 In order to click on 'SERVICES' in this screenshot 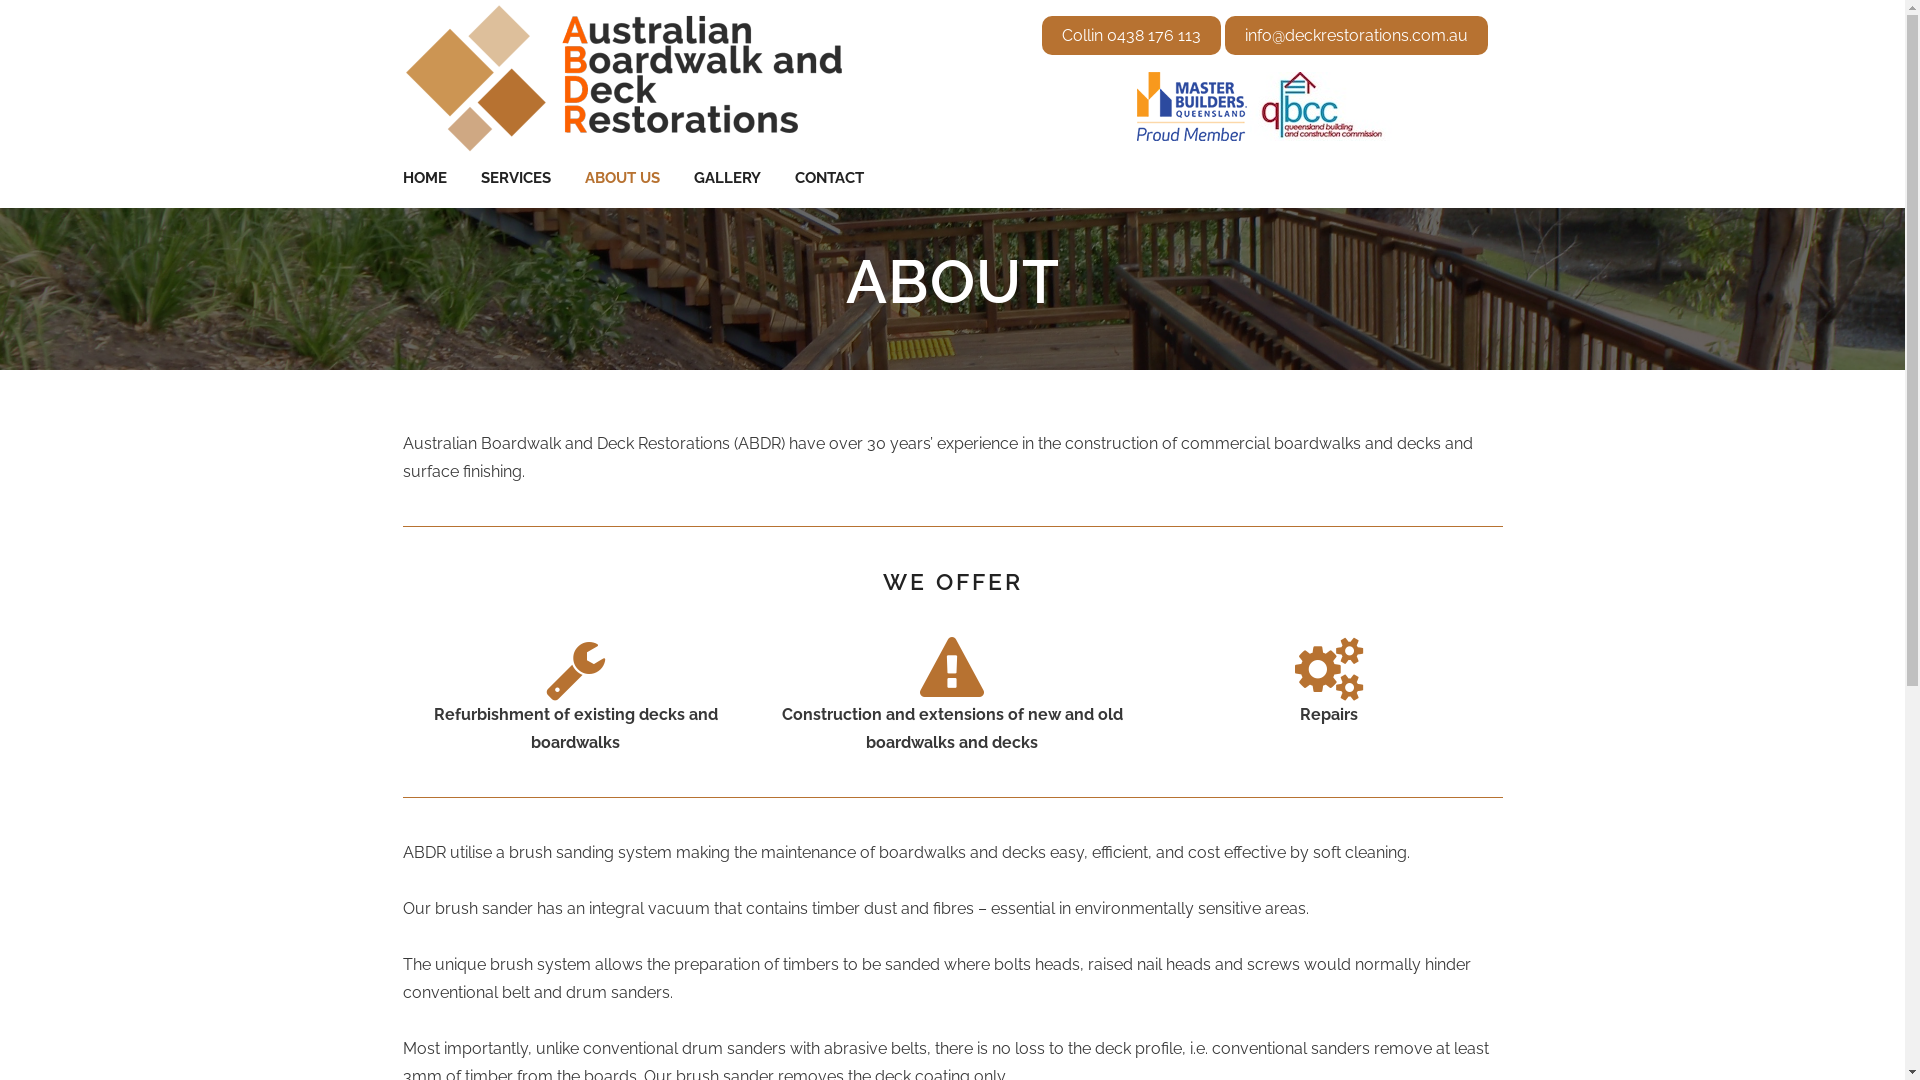, I will do `click(515, 176)`.